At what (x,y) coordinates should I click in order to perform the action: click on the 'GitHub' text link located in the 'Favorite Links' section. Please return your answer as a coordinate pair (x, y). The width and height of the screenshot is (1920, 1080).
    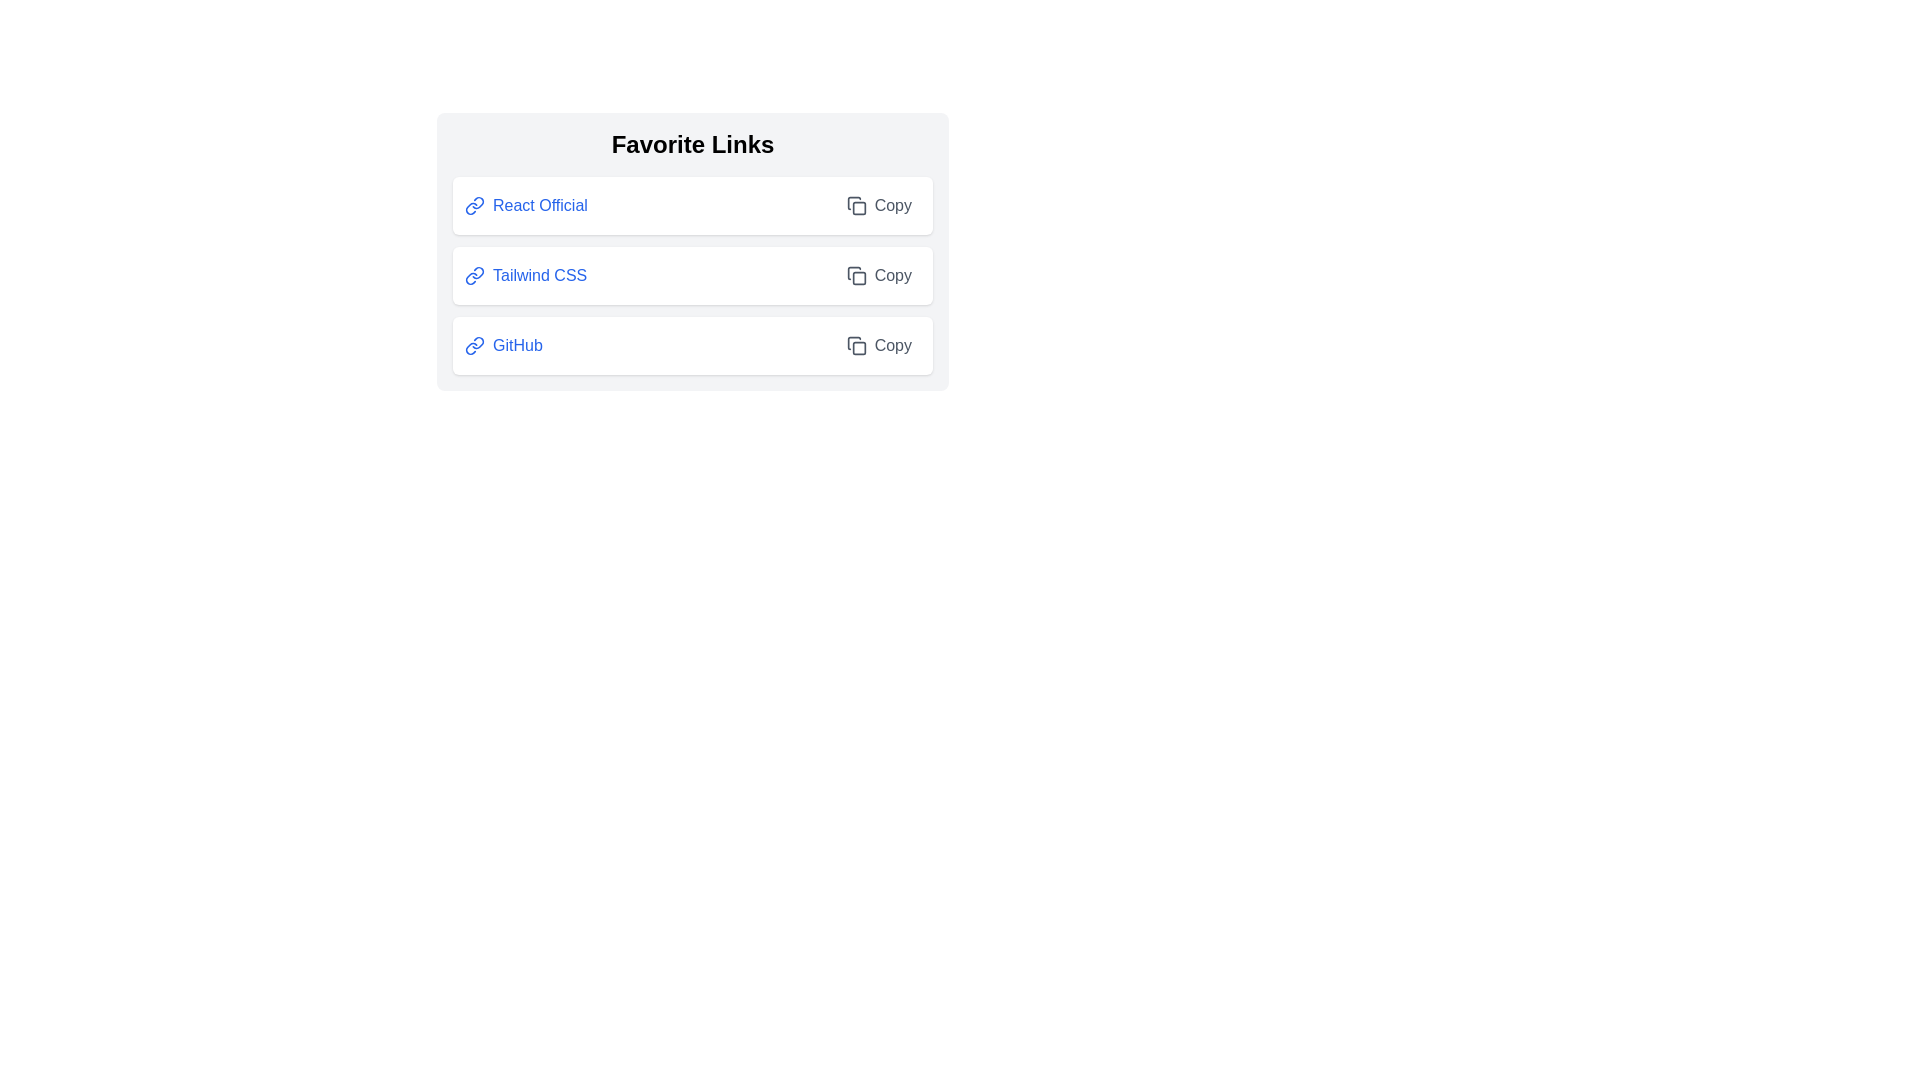
    Looking at the image, I should click on (517, 345).